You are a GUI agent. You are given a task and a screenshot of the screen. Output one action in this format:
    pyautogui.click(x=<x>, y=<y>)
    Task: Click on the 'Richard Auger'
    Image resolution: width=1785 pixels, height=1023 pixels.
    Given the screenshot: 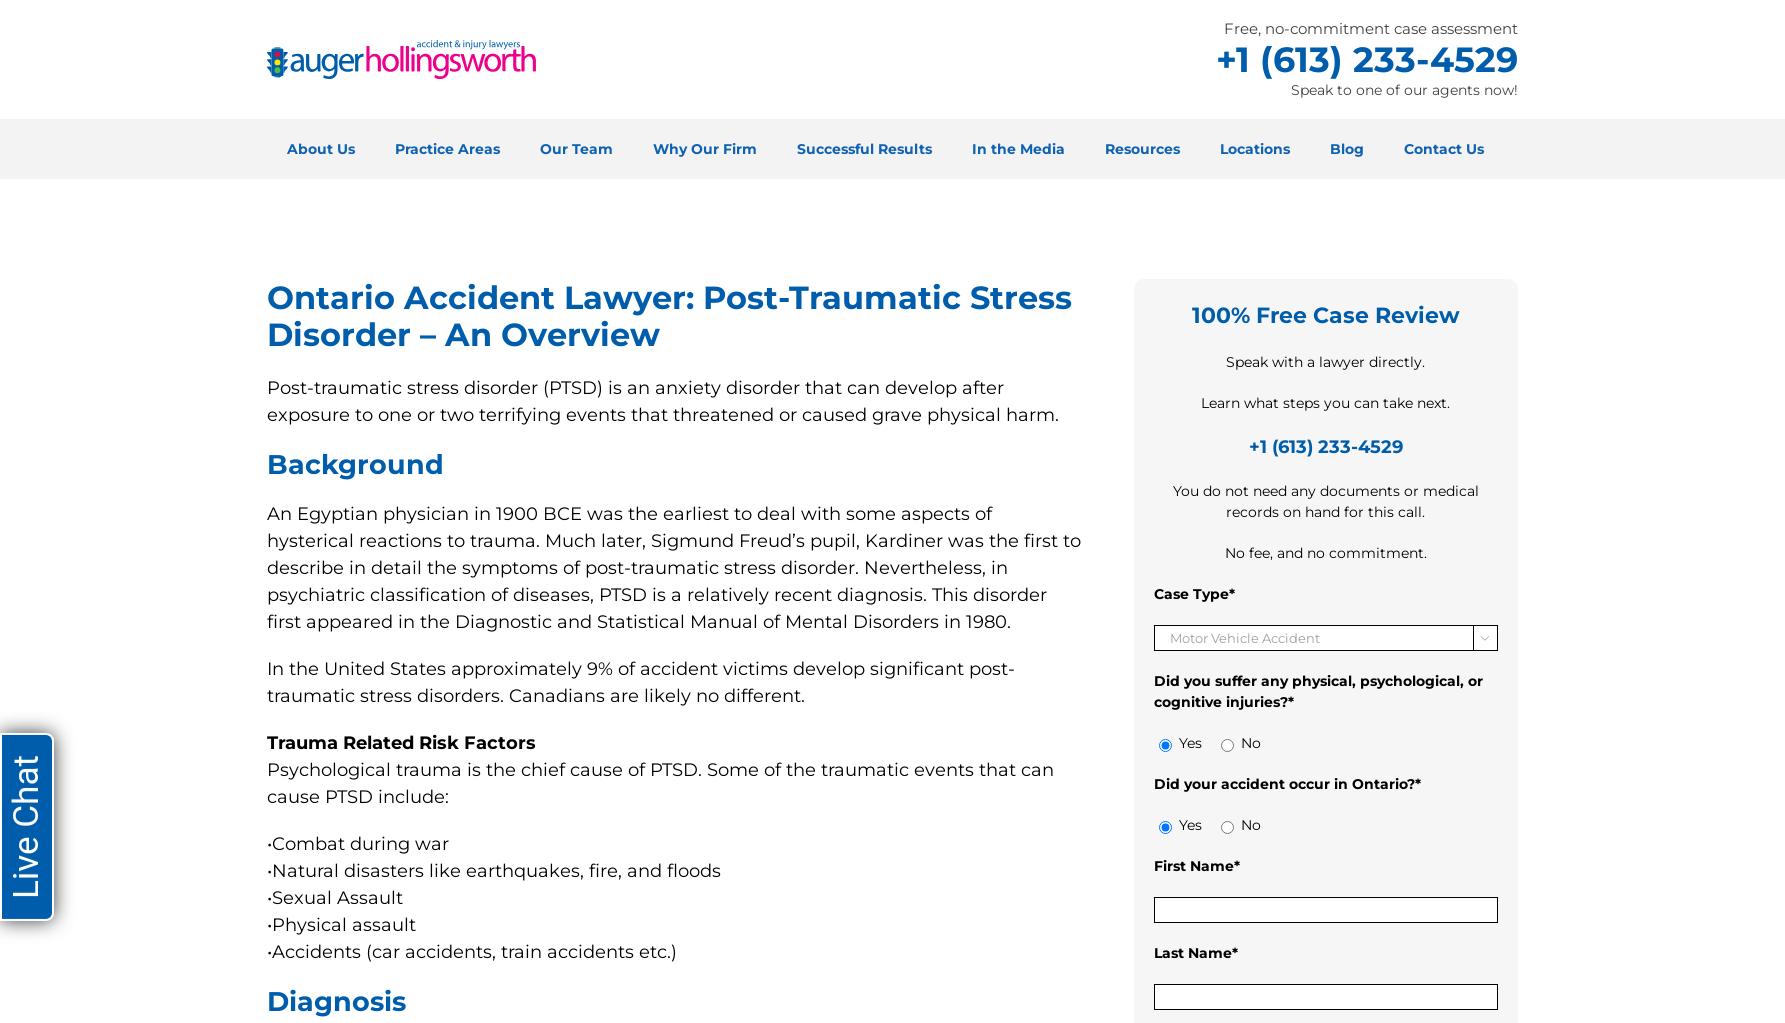 What is the action you would take?
    pyautogui.click(x=590, y=246)
    